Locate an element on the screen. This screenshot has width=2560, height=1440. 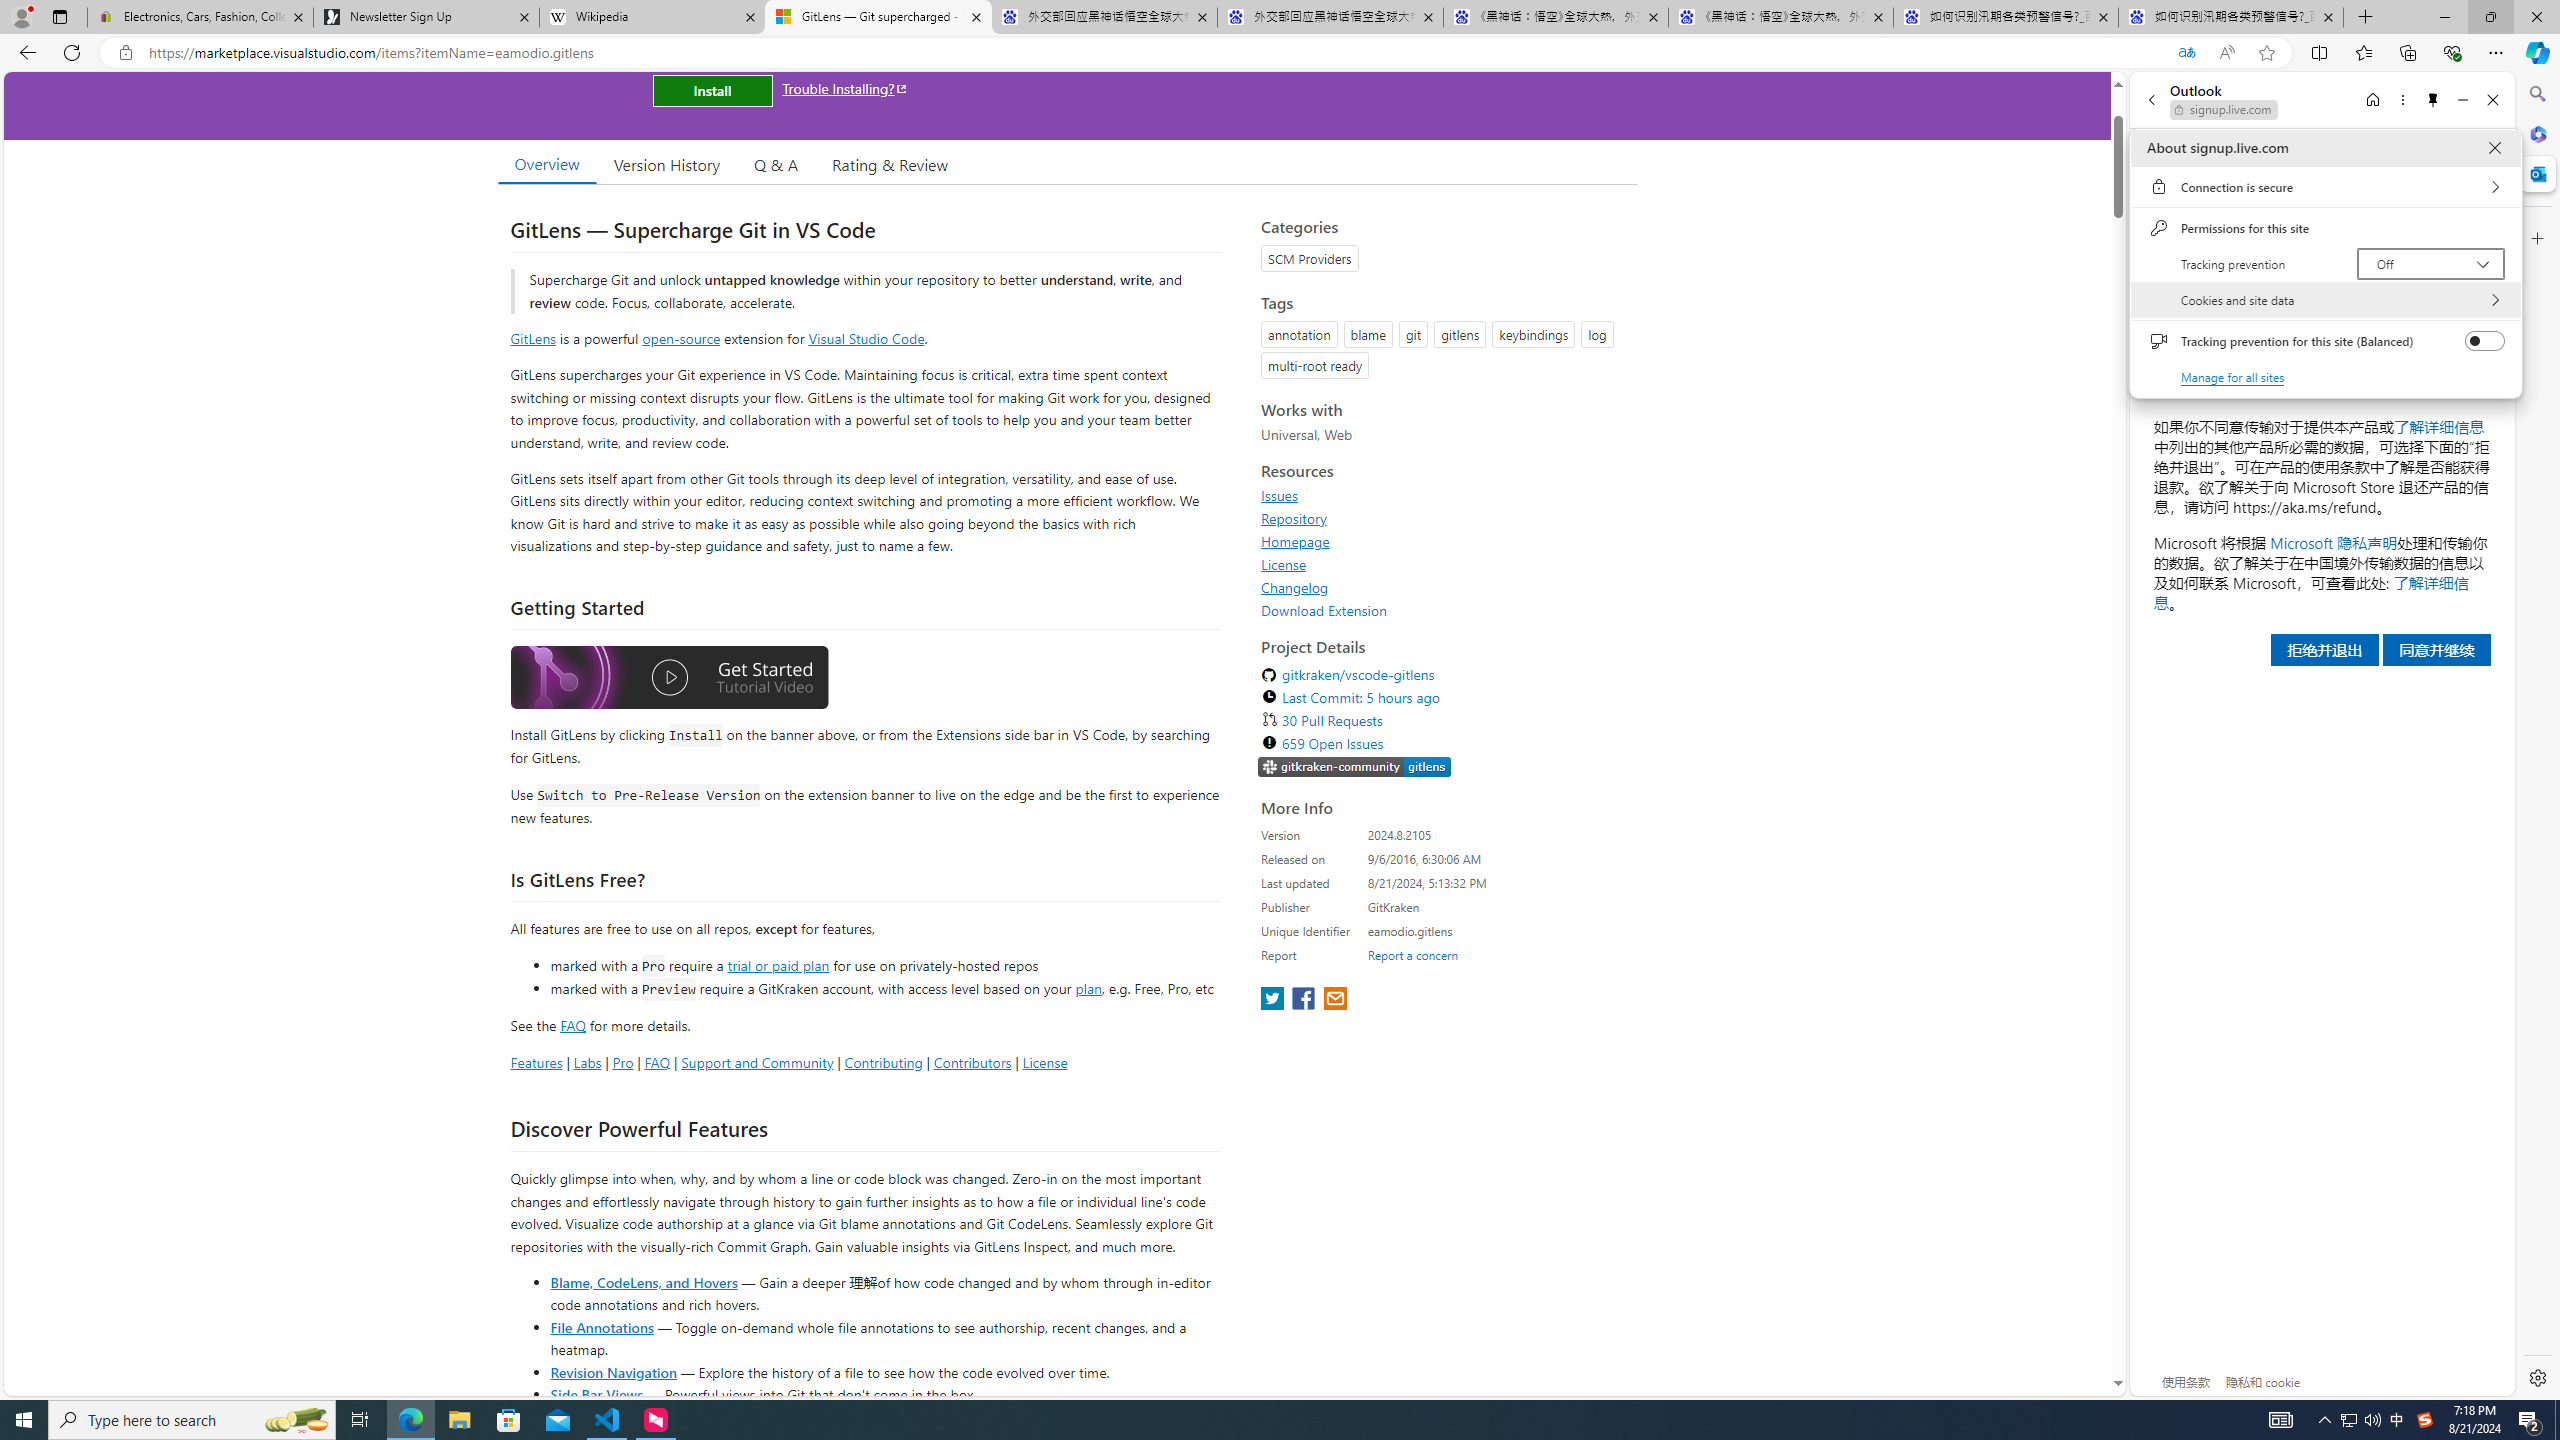
'AutomationID: 4105' is located at coordinates (2279, 1418).